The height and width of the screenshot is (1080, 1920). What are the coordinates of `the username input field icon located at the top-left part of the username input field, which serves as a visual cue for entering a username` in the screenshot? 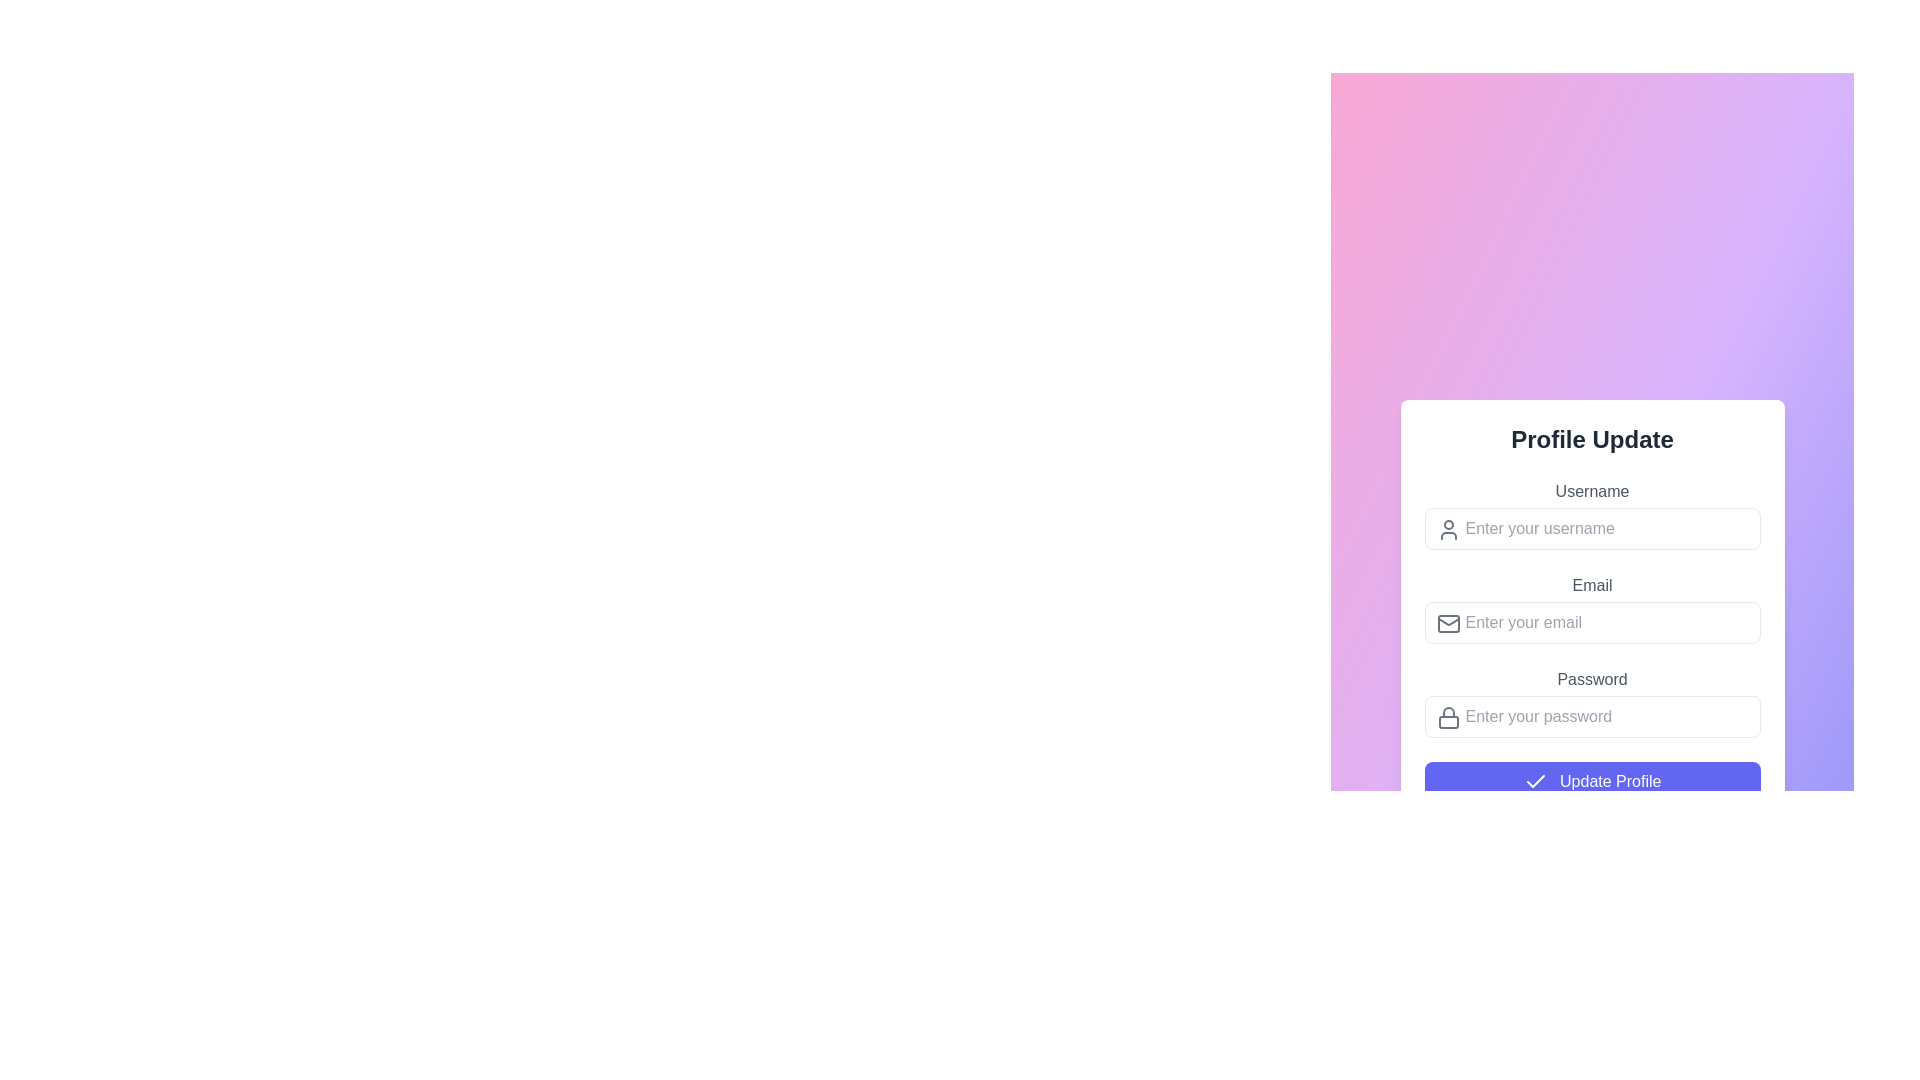 It's located at (1448, 528).